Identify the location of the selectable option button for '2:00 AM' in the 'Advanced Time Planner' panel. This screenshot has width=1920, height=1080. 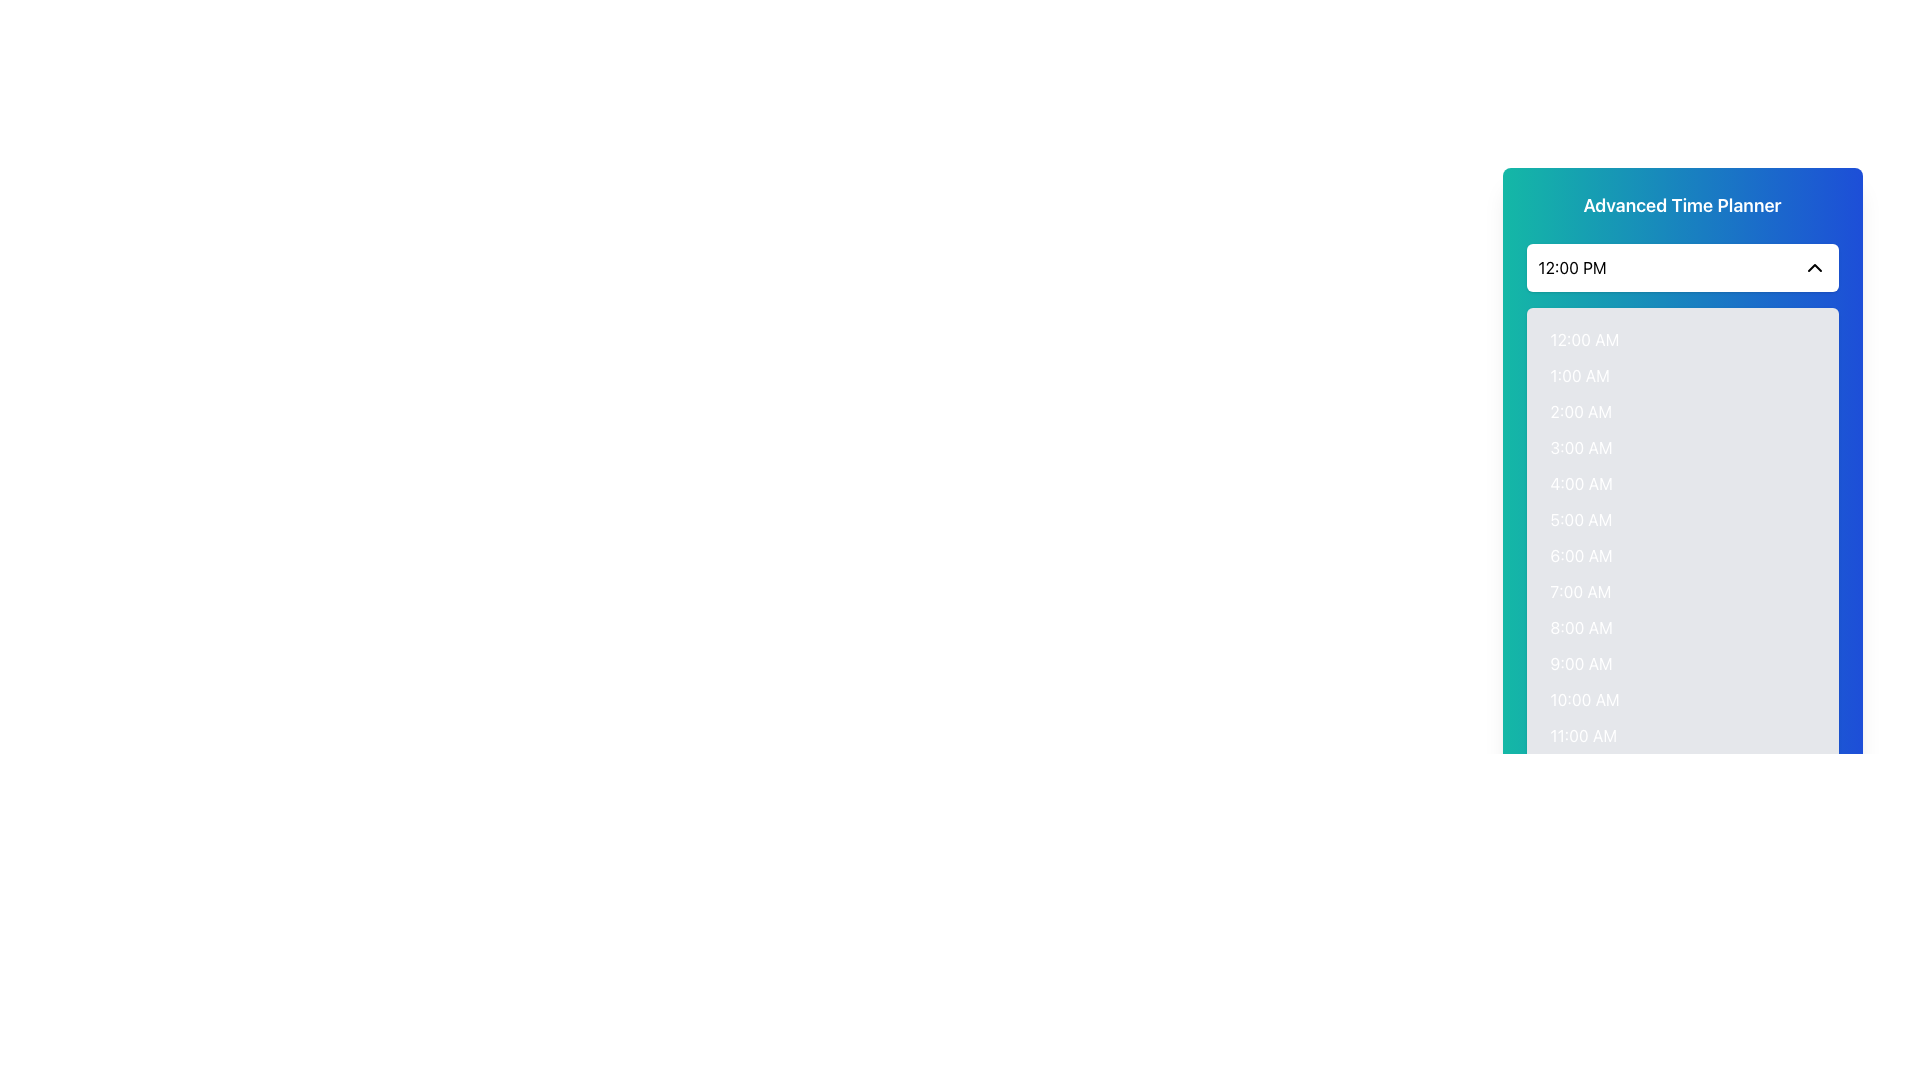
(1681, 411).